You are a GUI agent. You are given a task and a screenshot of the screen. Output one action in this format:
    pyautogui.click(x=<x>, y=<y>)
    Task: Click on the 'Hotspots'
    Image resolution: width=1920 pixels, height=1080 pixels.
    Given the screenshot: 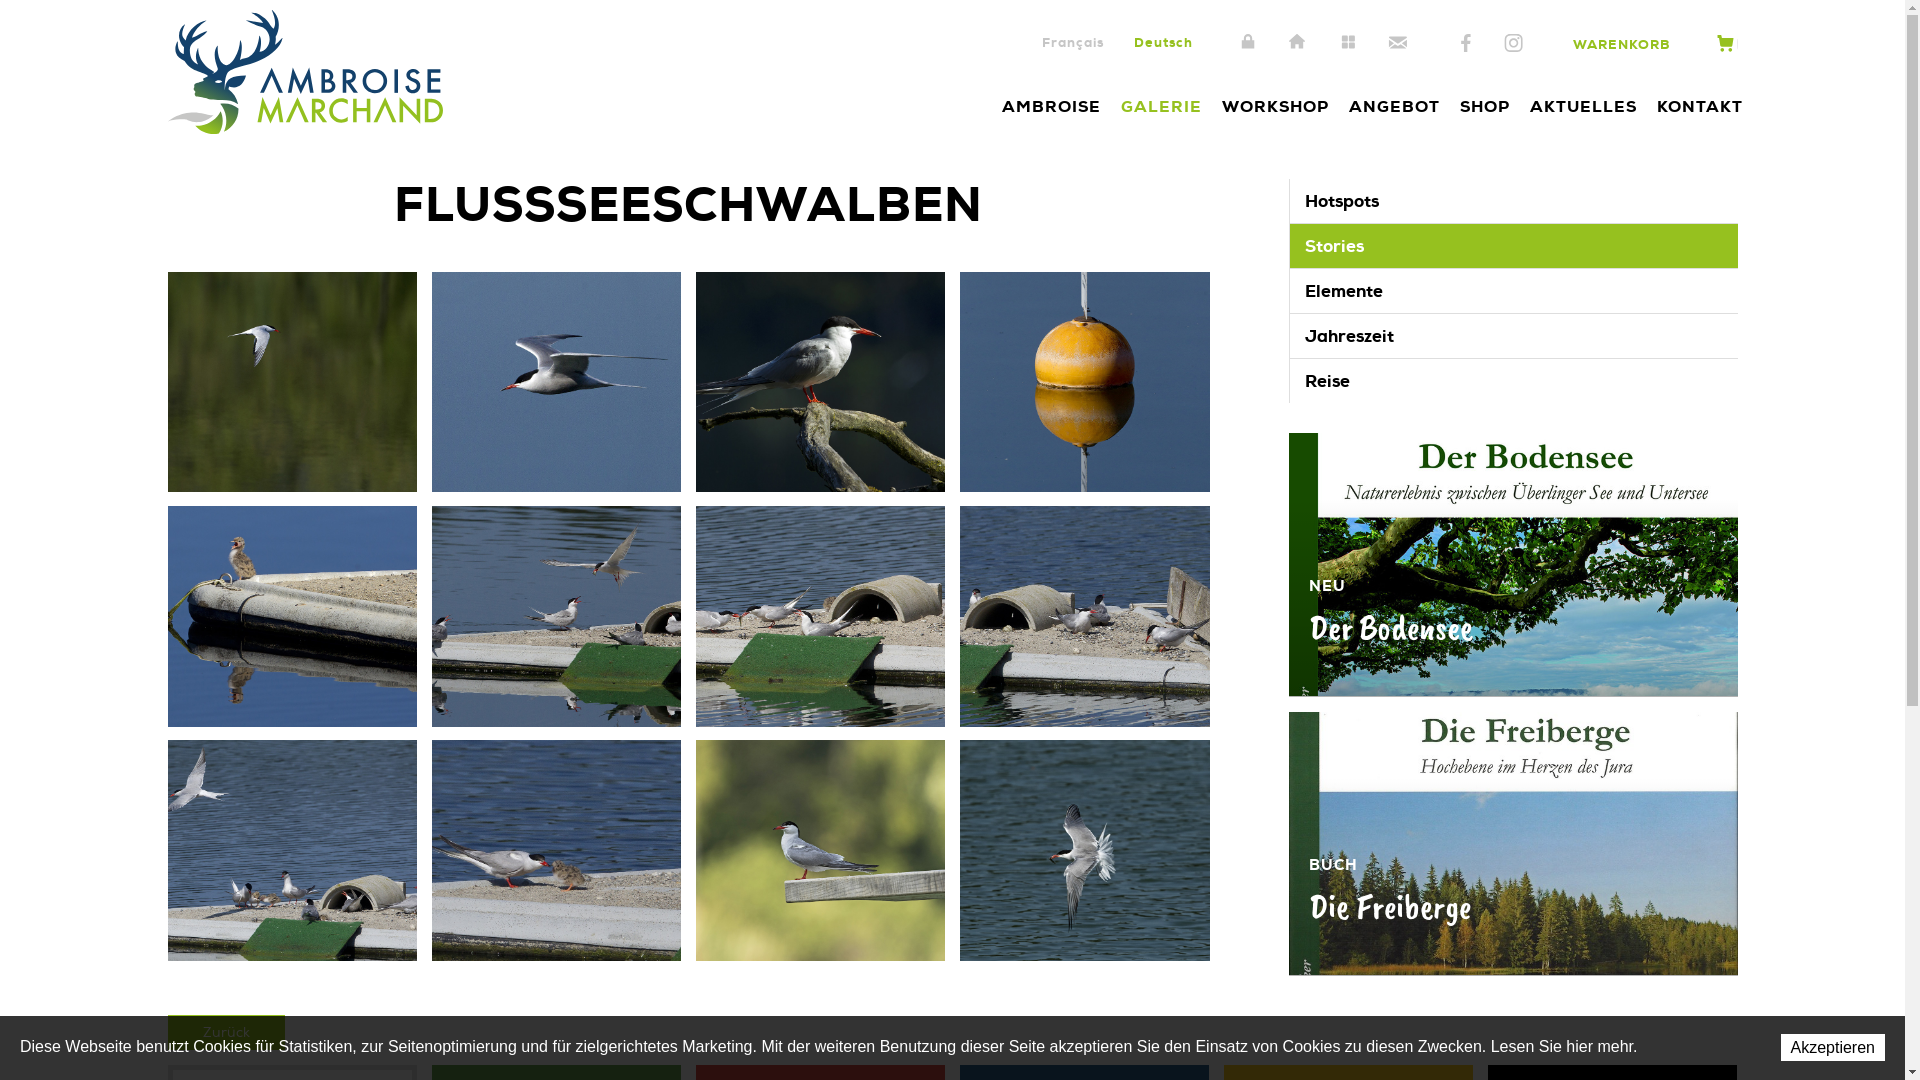 What is the action you would take?
    pyautogui.click(x=1513, y=200)
    